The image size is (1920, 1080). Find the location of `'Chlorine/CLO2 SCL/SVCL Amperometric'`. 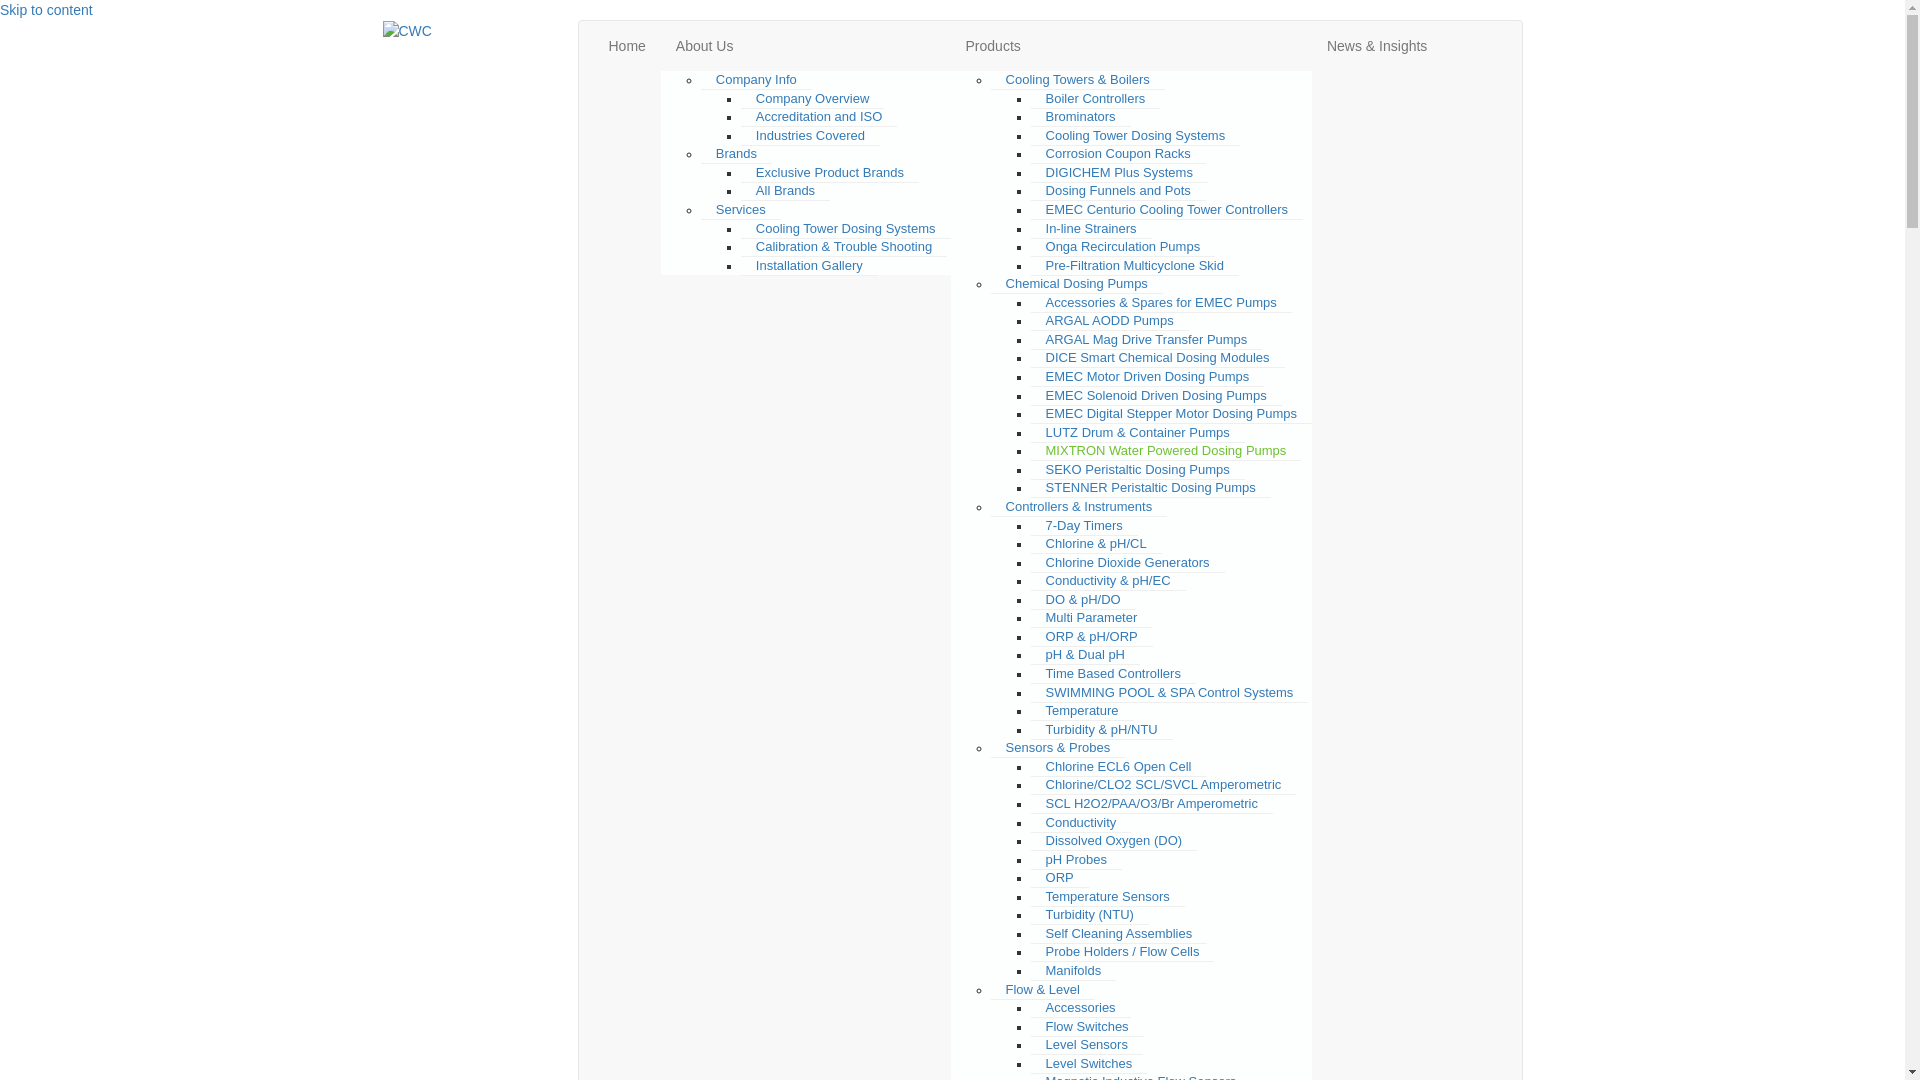

'Chlorine/CLO2 SCL/SVCL Amperometric' is located at coordinates (1031, 784).